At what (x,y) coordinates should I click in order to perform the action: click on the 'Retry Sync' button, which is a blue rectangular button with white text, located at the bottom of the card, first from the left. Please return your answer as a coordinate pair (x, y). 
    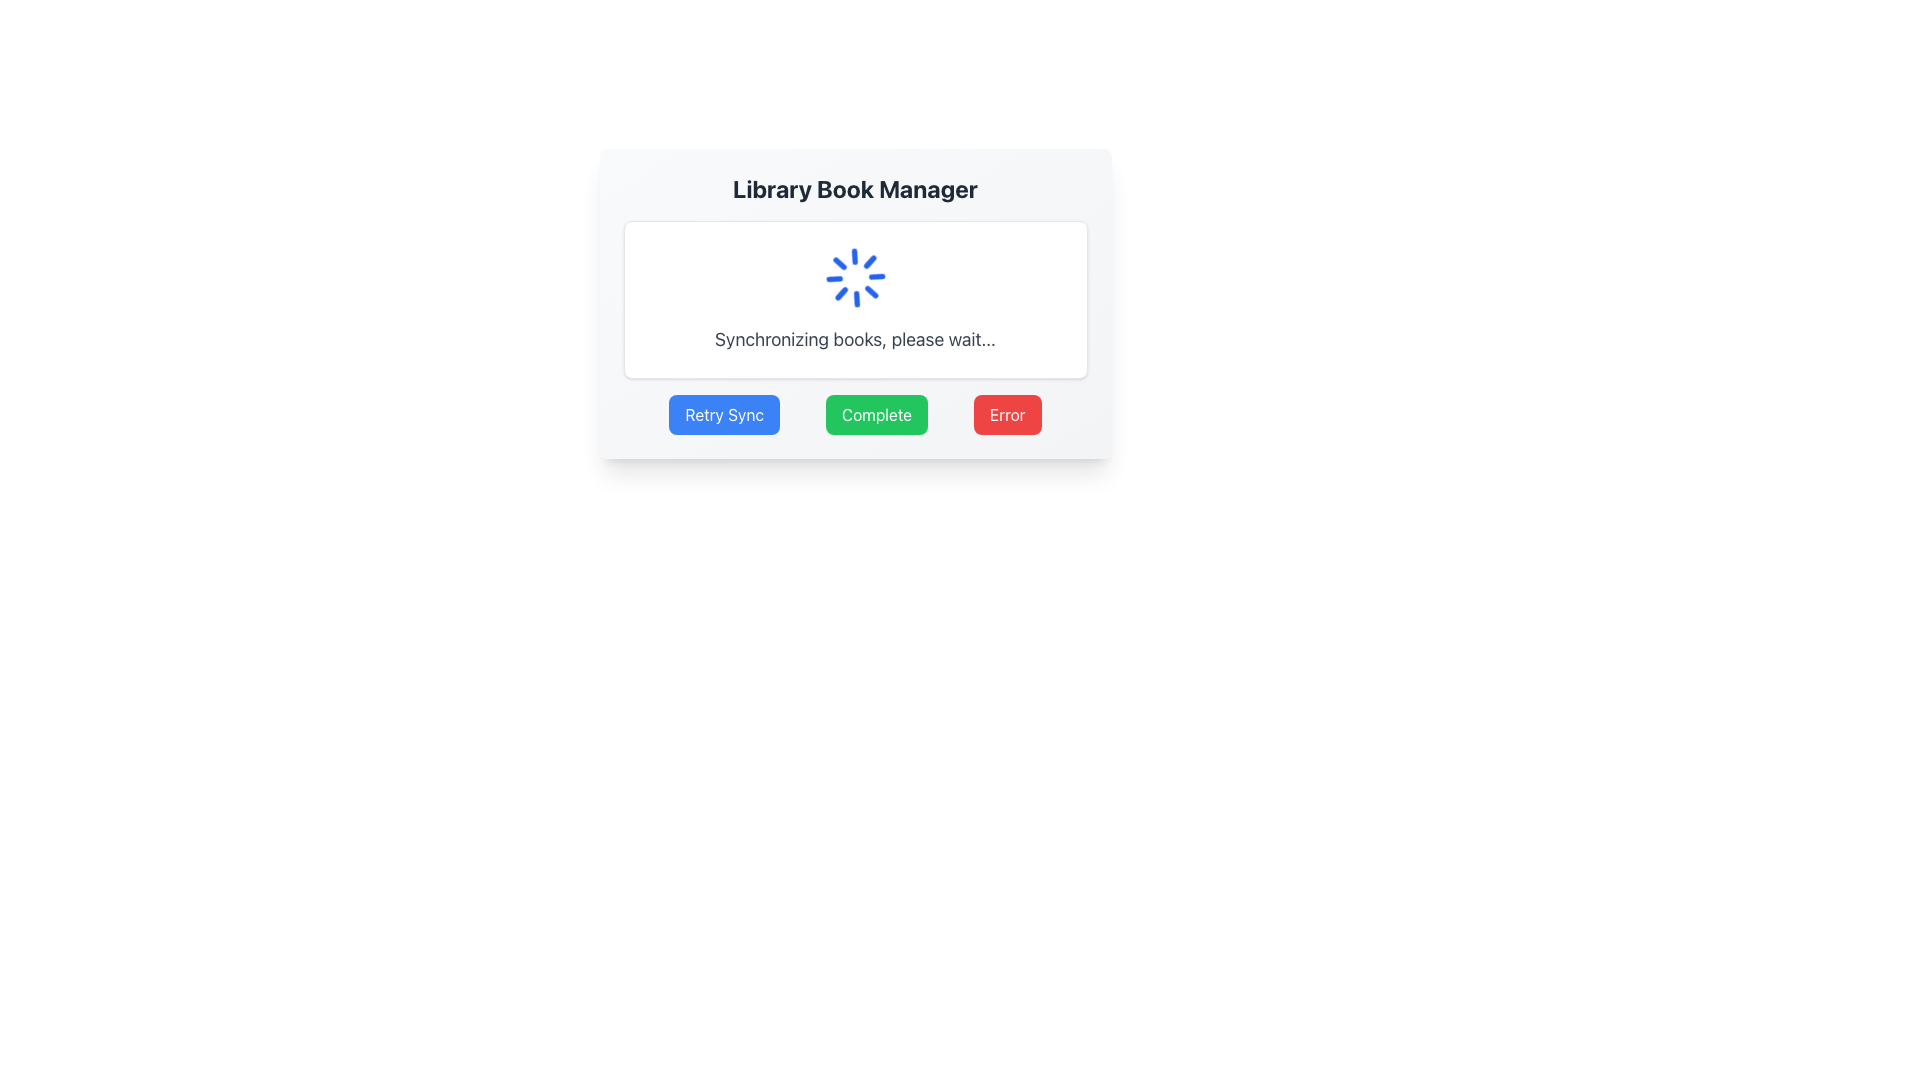
    Looking at the image, I should click on (723, 414).